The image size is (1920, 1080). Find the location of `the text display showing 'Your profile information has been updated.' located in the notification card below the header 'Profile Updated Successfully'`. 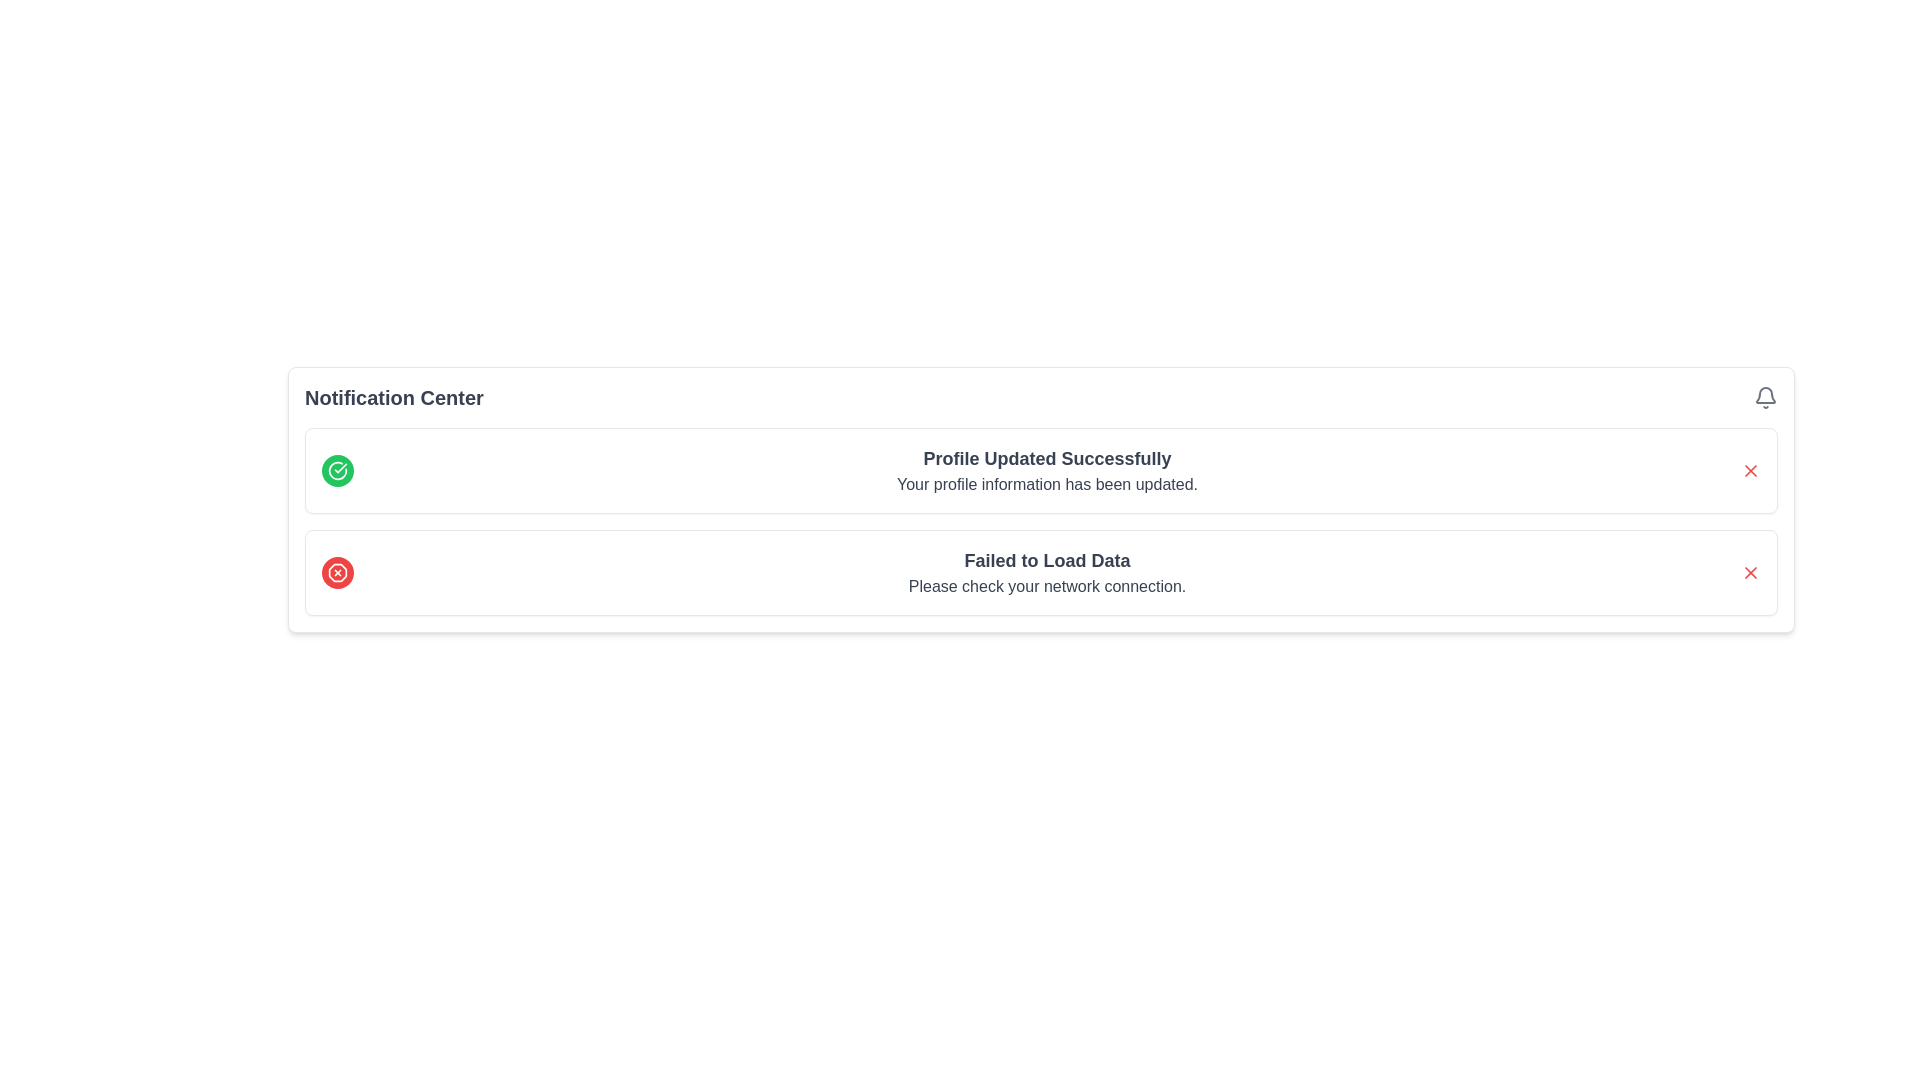

the text display showing 'Your profile information has been updated.' located in the notification card below the header 'Profile Updated Successfully' is located at coordinates (1046, 485).